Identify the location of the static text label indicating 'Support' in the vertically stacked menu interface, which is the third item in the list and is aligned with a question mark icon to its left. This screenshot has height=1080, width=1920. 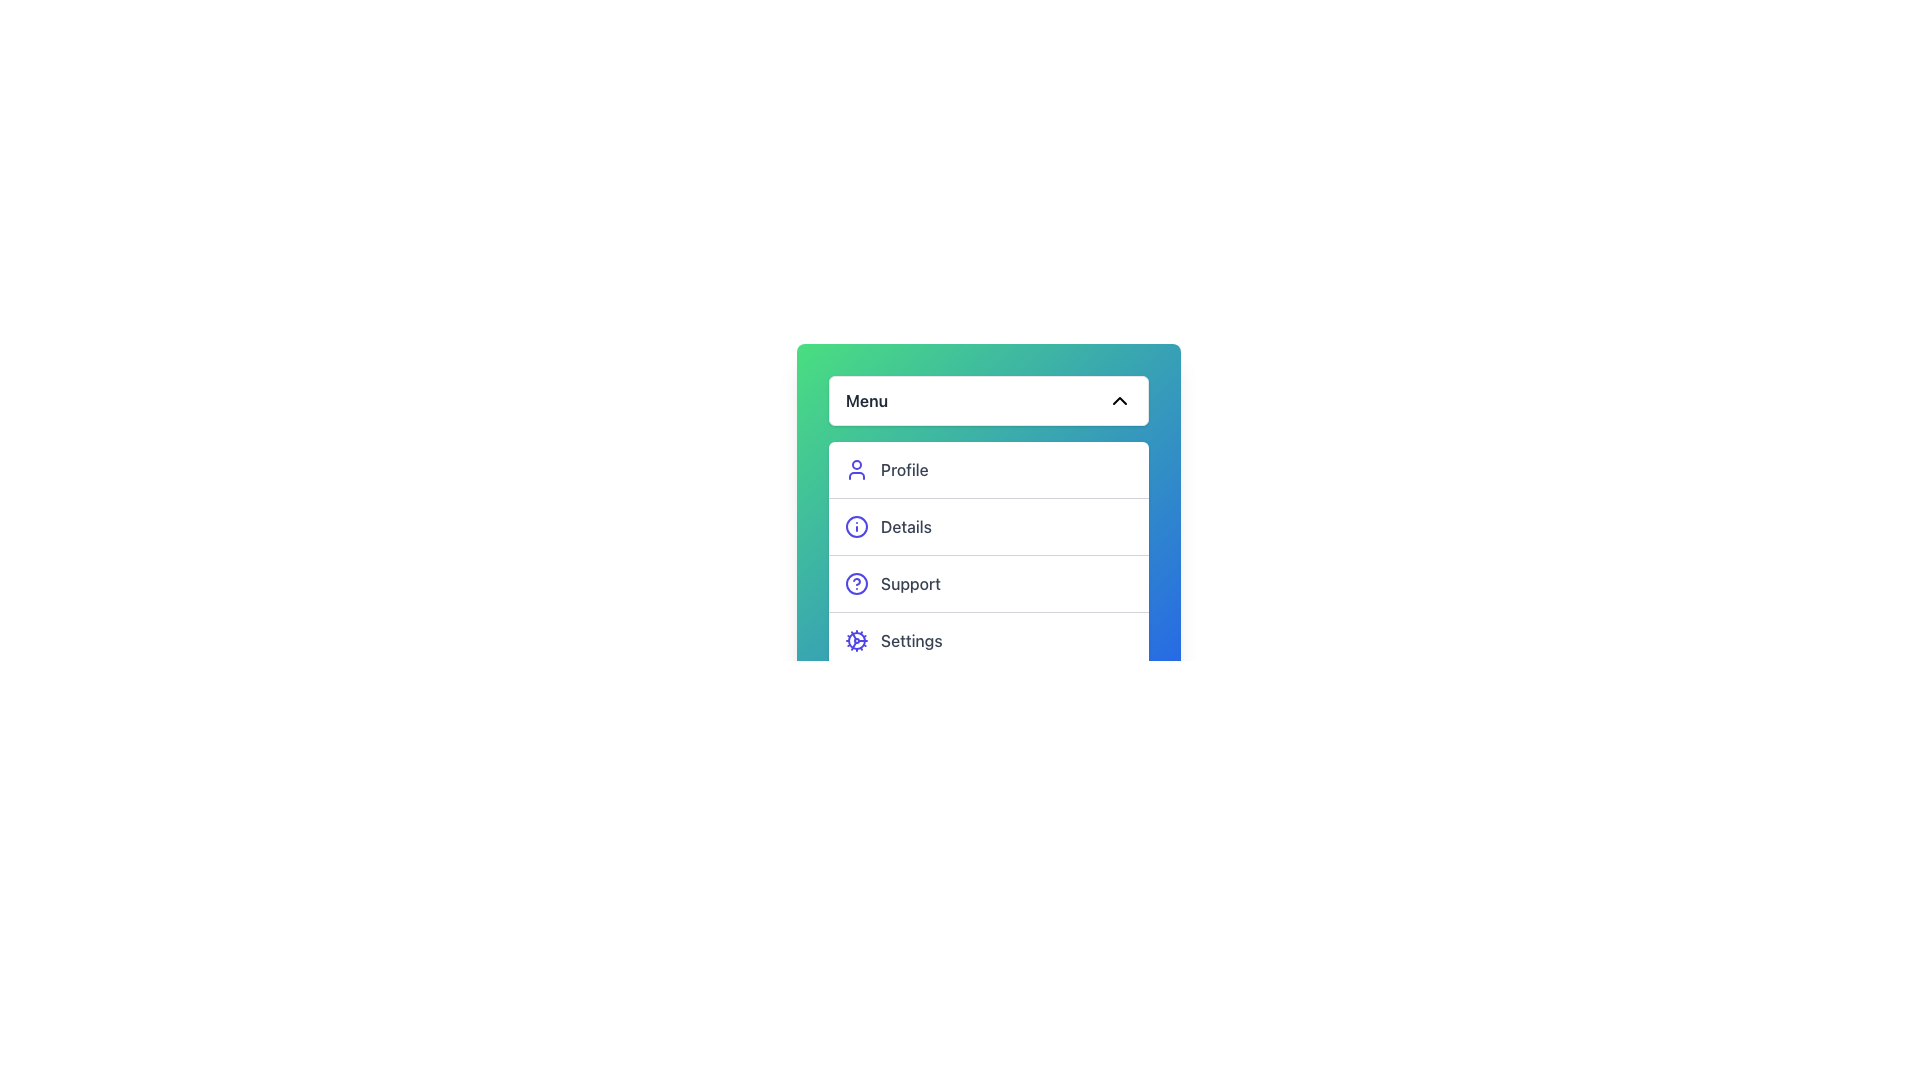
(910, 583).